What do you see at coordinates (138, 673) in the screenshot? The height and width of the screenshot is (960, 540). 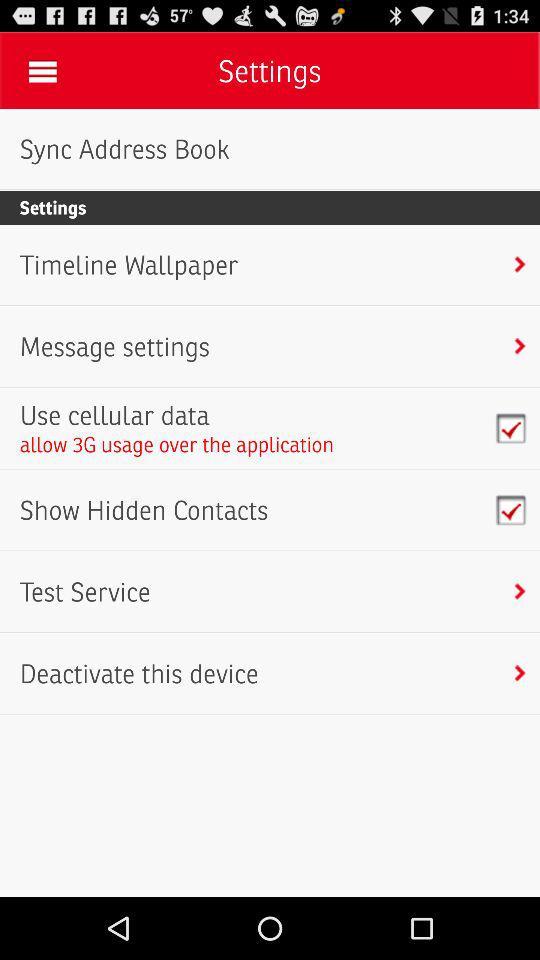 I see `the deactivate this device app` at bounding box center [138, 673].